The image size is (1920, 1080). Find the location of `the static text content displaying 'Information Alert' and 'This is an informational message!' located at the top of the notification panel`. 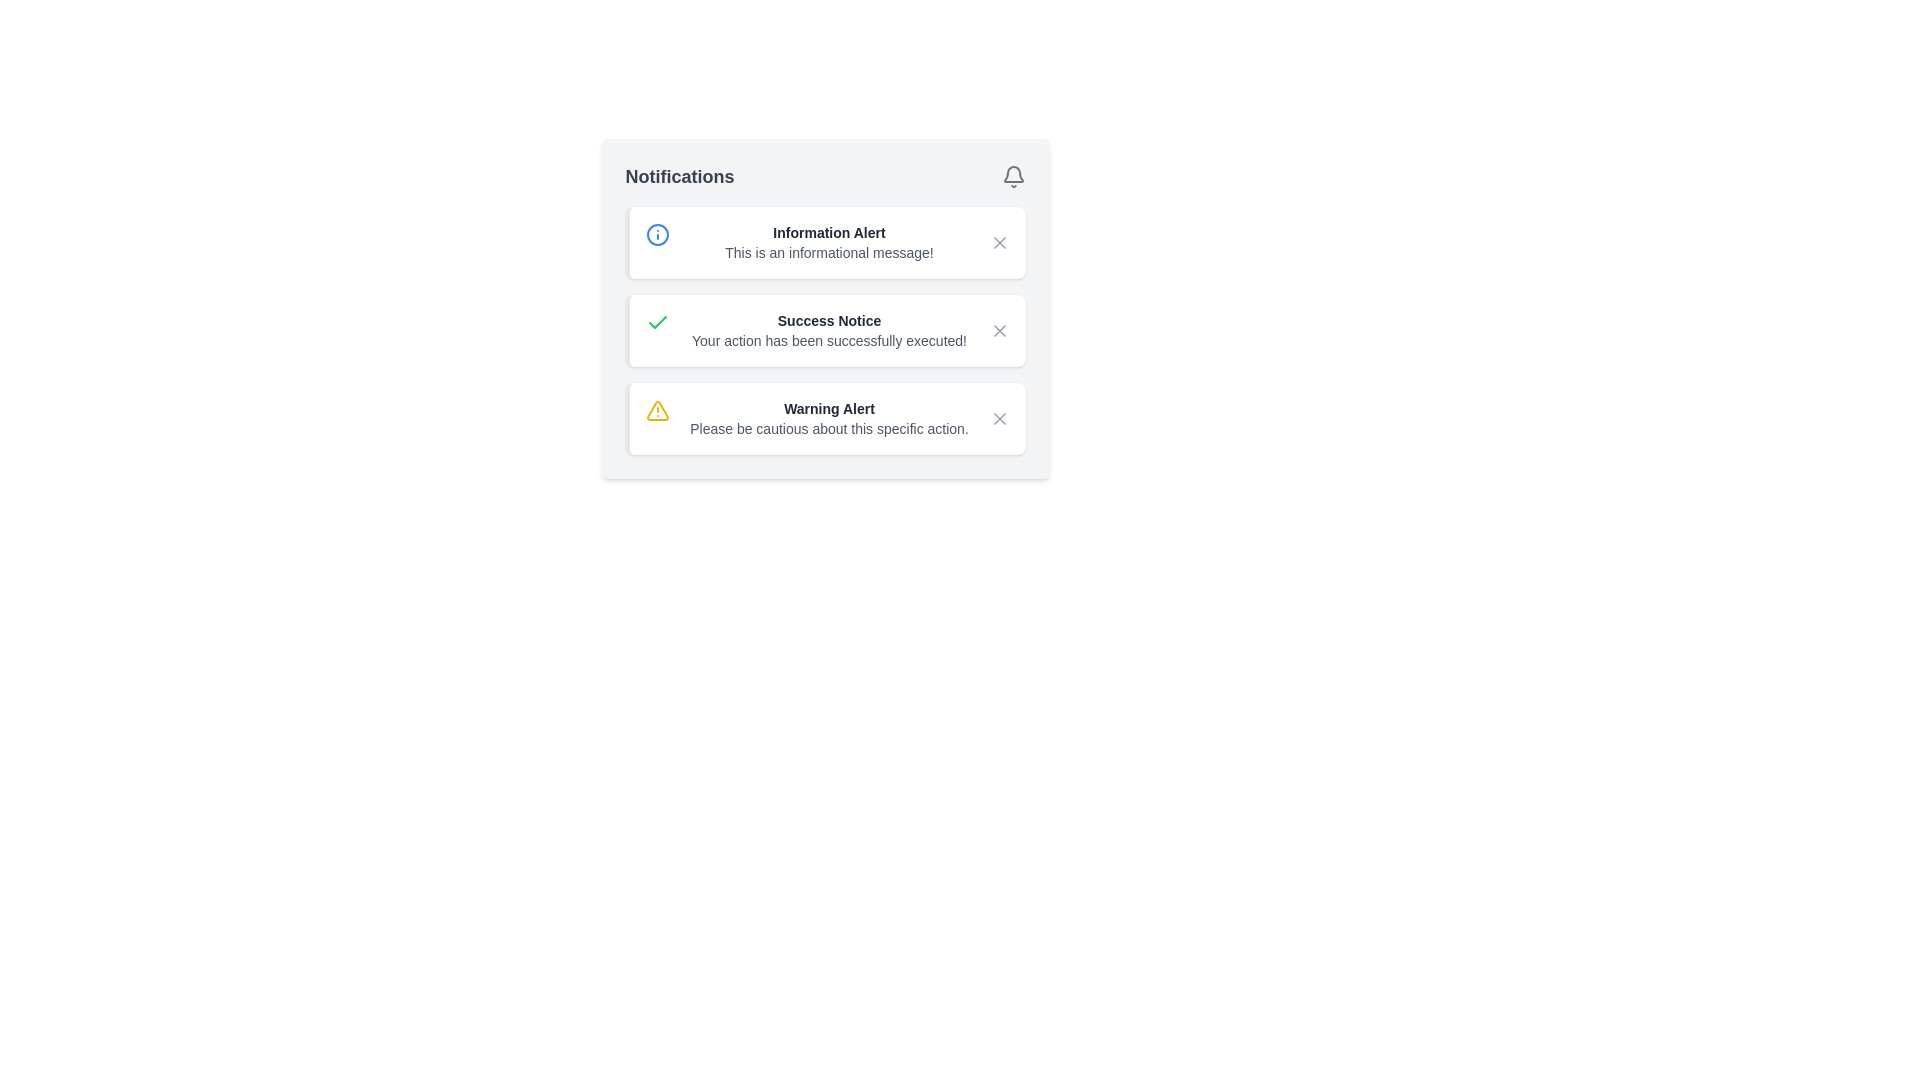

the static text content displaying 'Information Alert' and 'This is an informational message!' located at the top of the notification panel is located at coordinates (829, 242).